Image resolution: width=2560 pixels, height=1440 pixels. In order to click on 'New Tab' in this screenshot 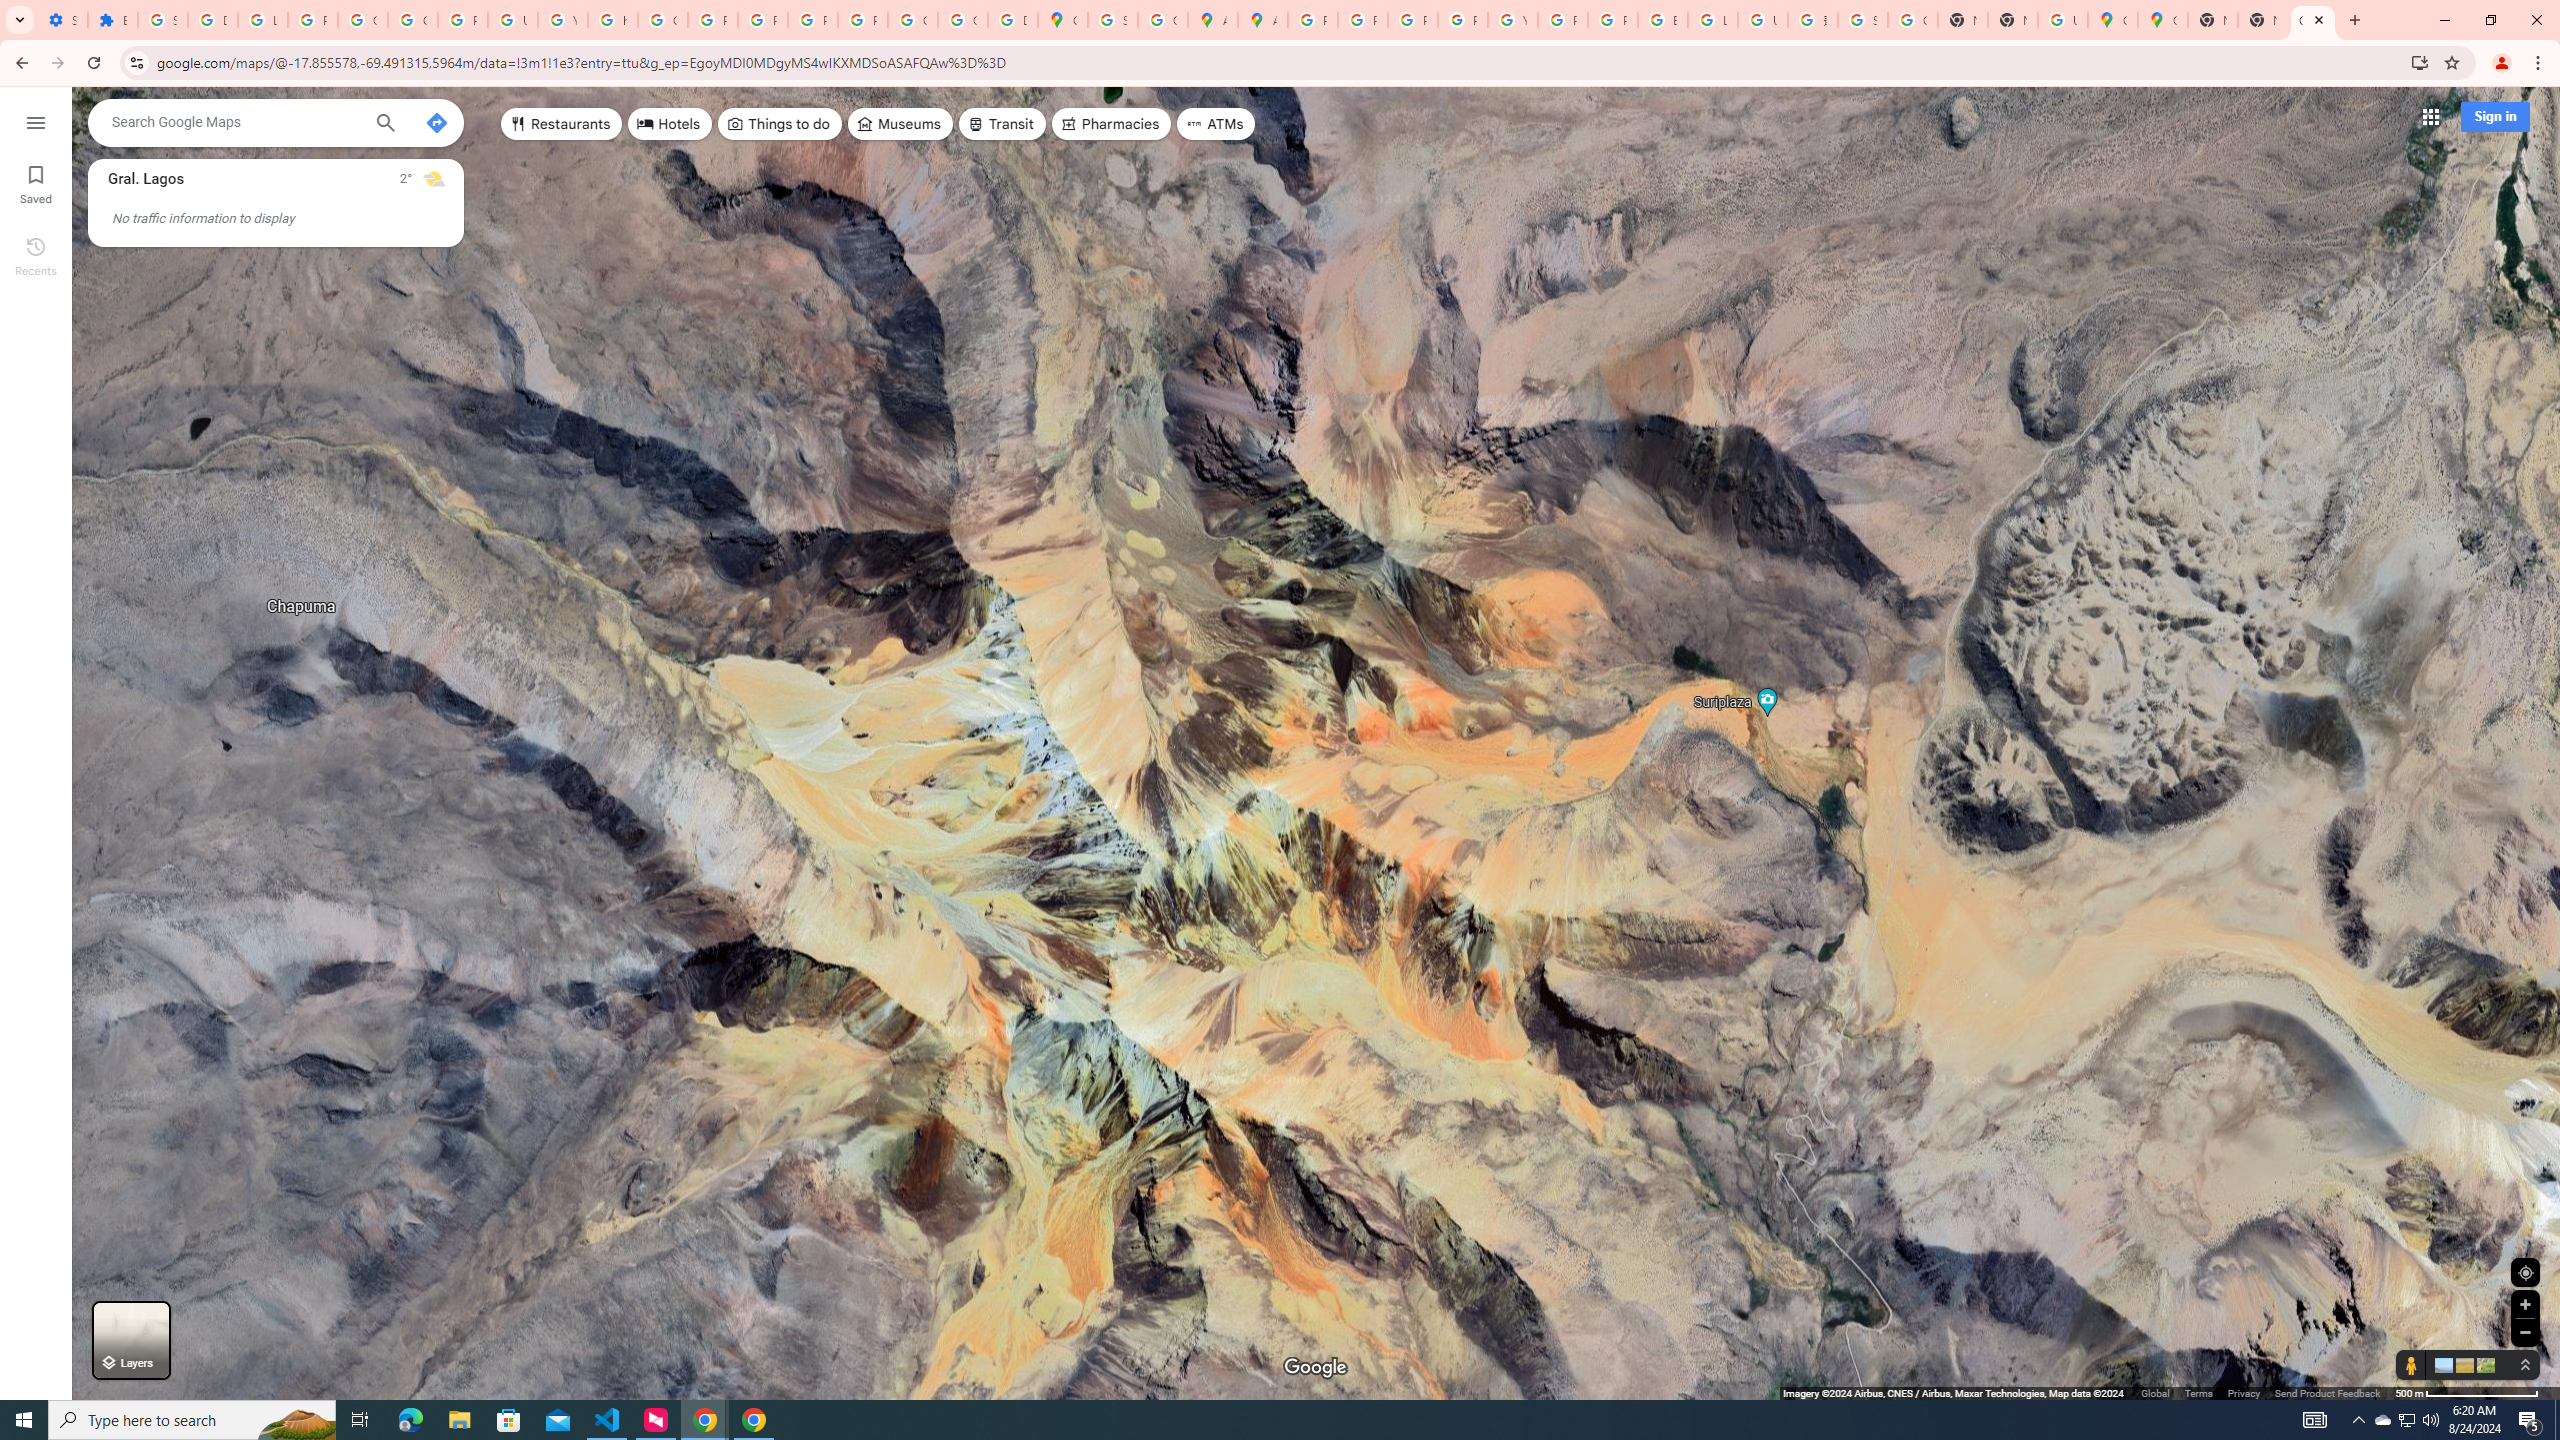, I will do `click(2262, 19)`.